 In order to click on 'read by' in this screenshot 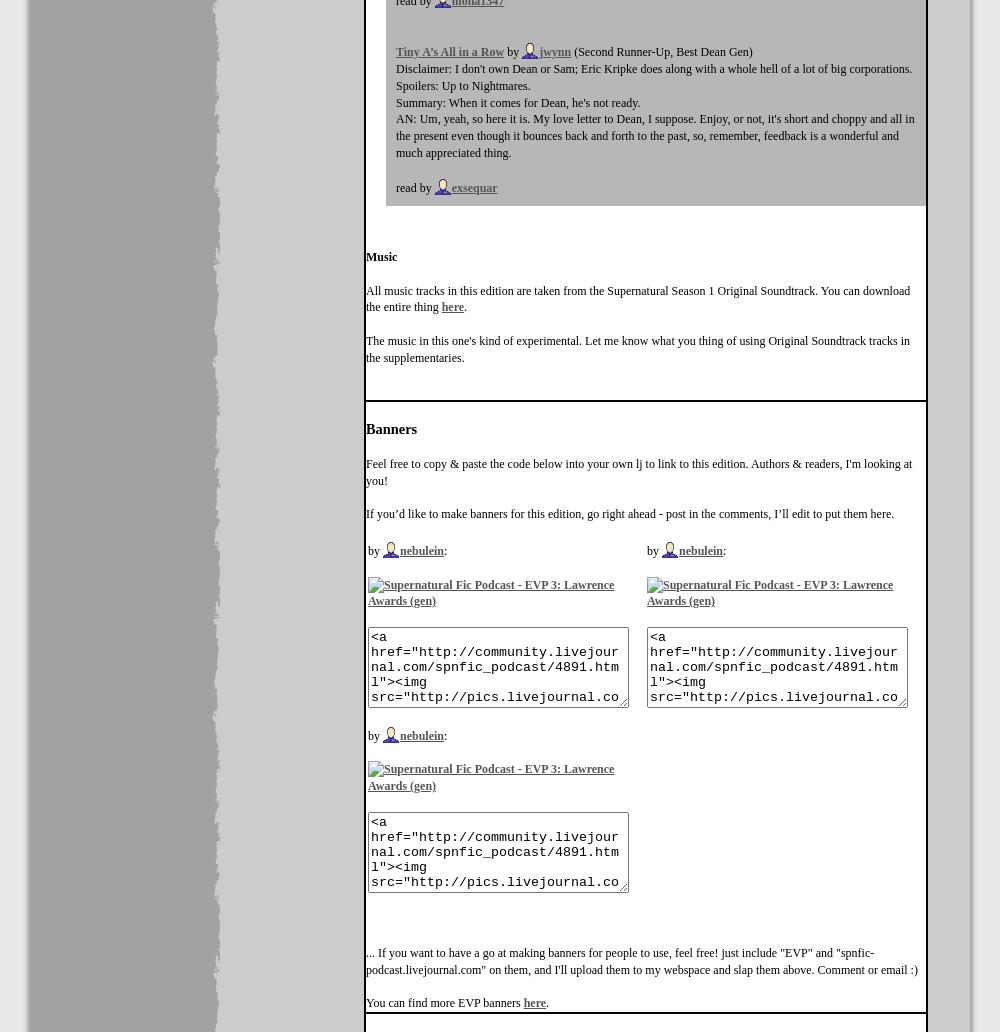, I will do `click(415, 185)`.